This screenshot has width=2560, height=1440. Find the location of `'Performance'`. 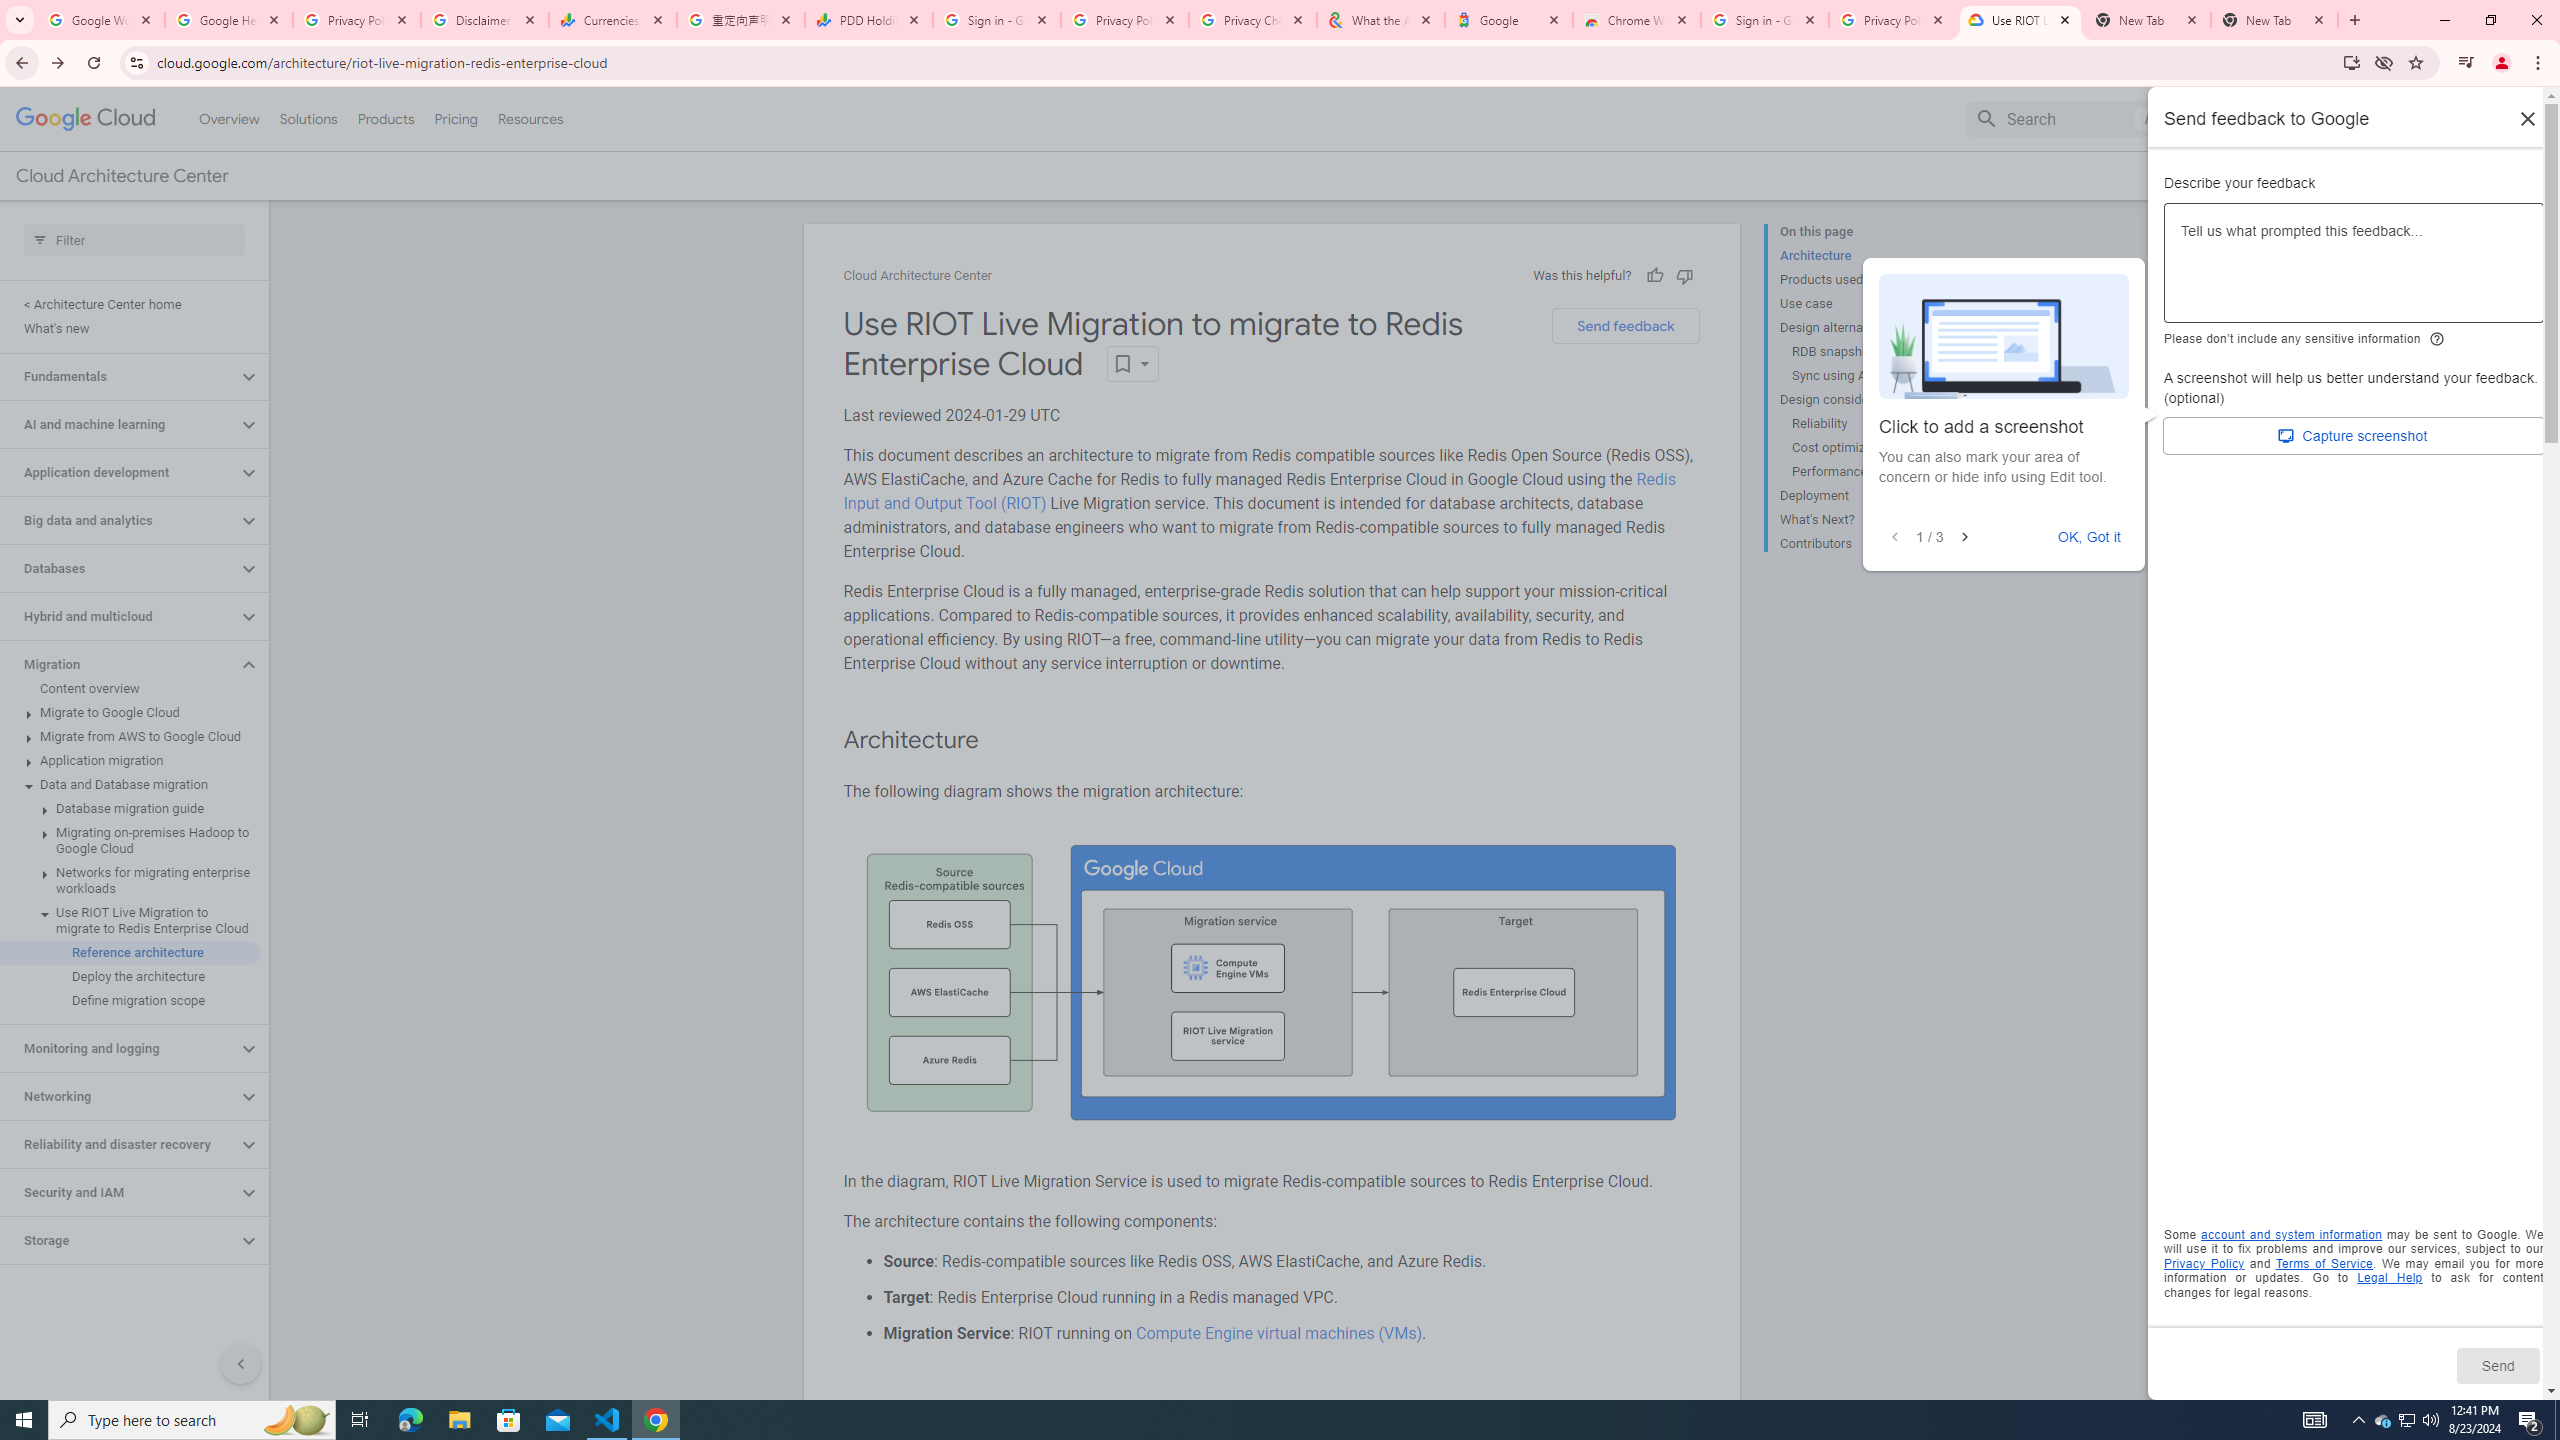

'Performance' is located at coordinates (1867, 471).